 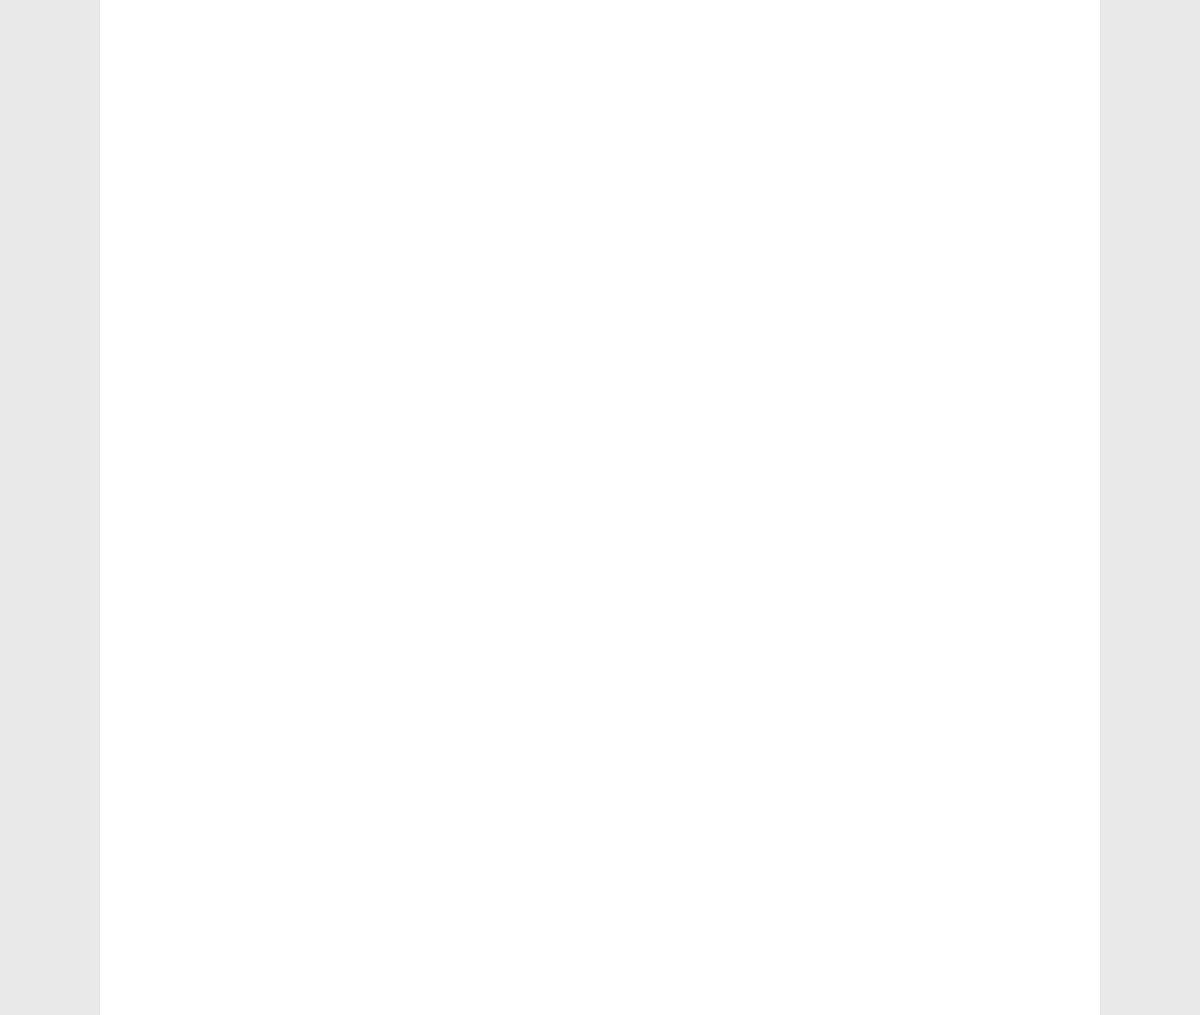 I want to click on 'chemistry', so click(x=184, y=528).